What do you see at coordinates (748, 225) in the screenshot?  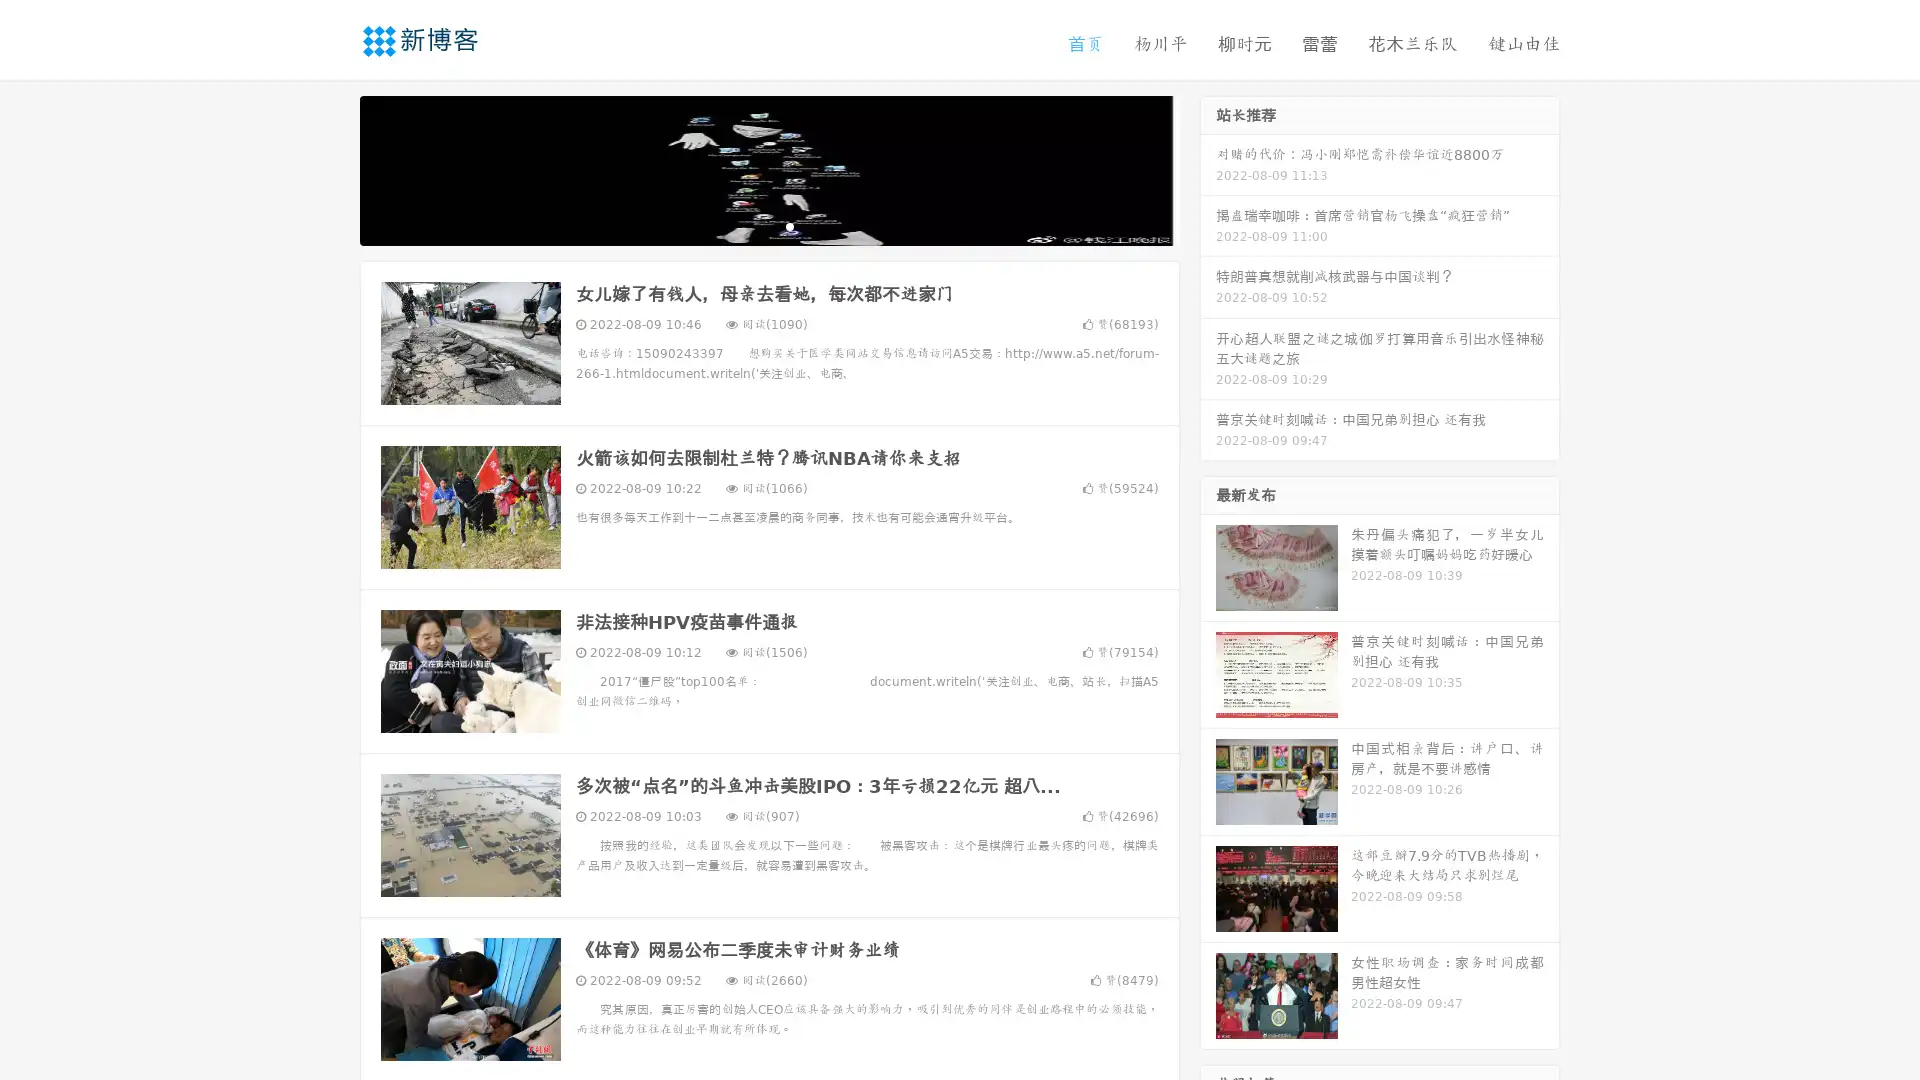 I see `Go to slide 1` at bounding box center [748, 225].